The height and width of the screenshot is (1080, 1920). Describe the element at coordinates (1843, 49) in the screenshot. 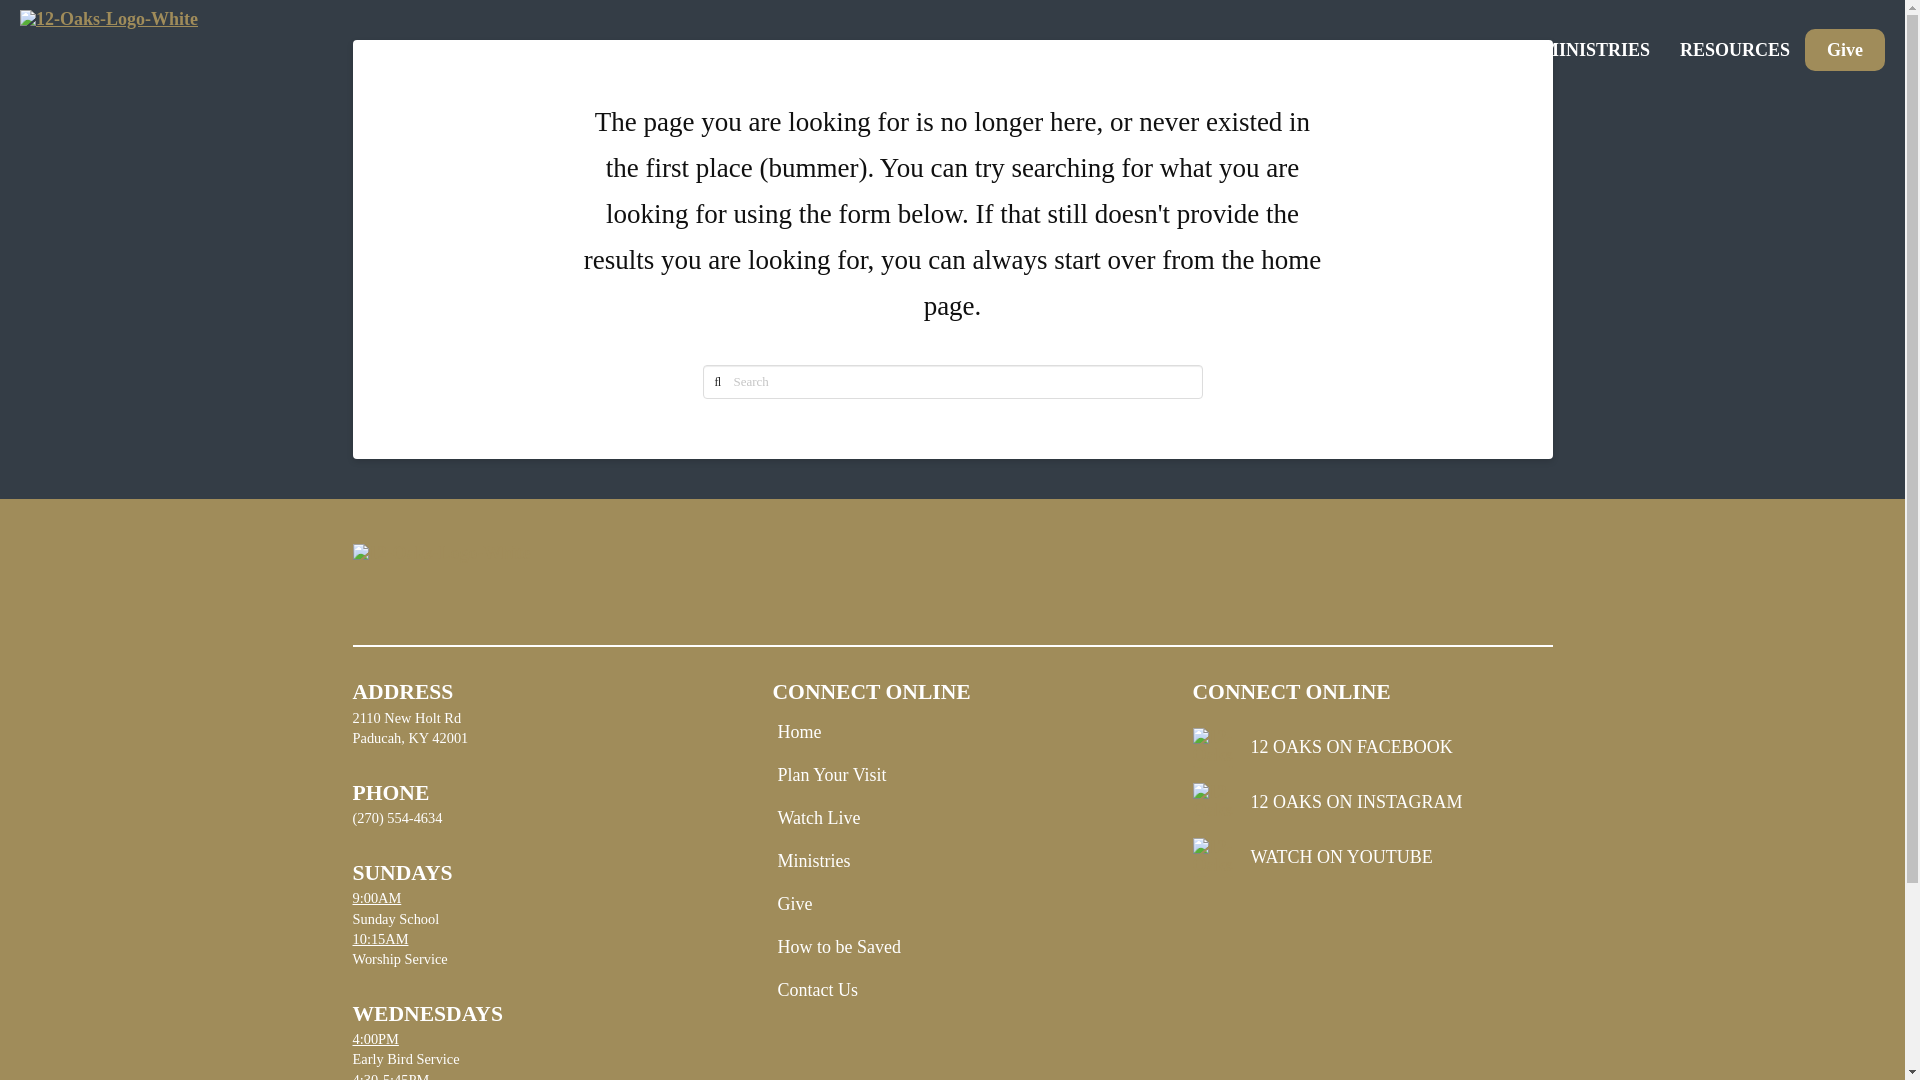

I see `'Give'` at that location.